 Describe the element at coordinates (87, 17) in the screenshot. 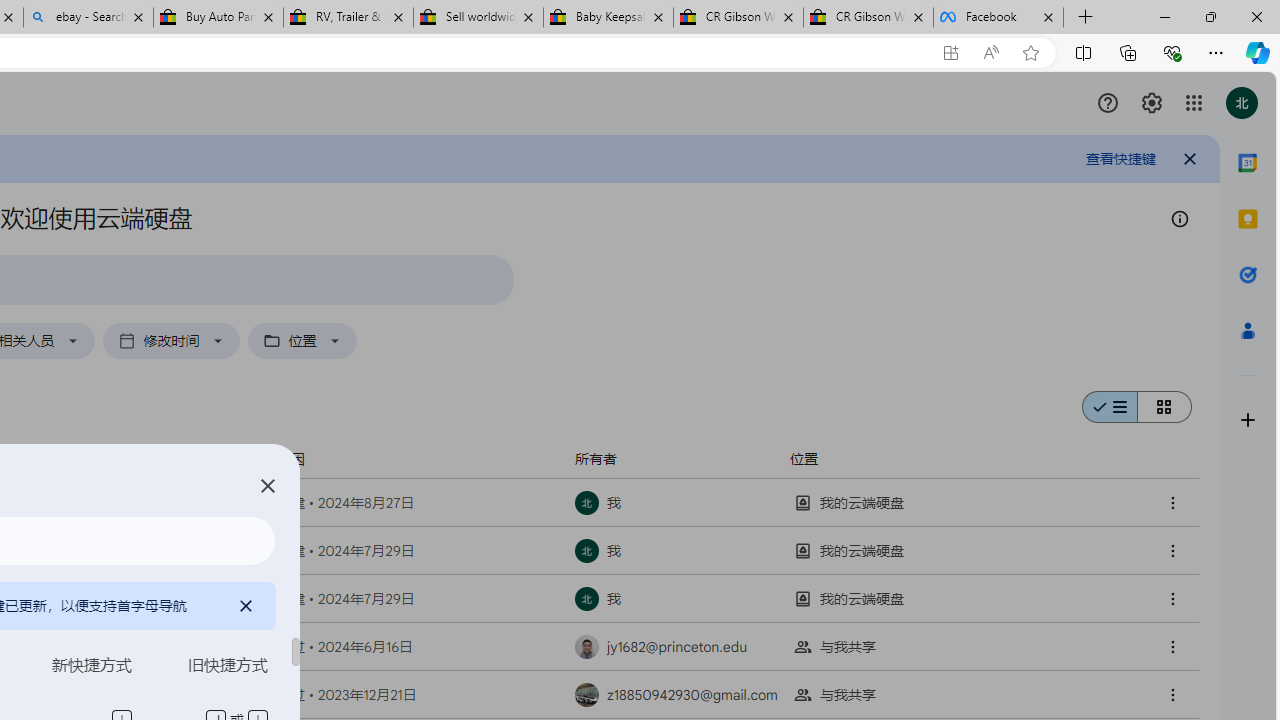

I see `'ebay - Search'` at that location.